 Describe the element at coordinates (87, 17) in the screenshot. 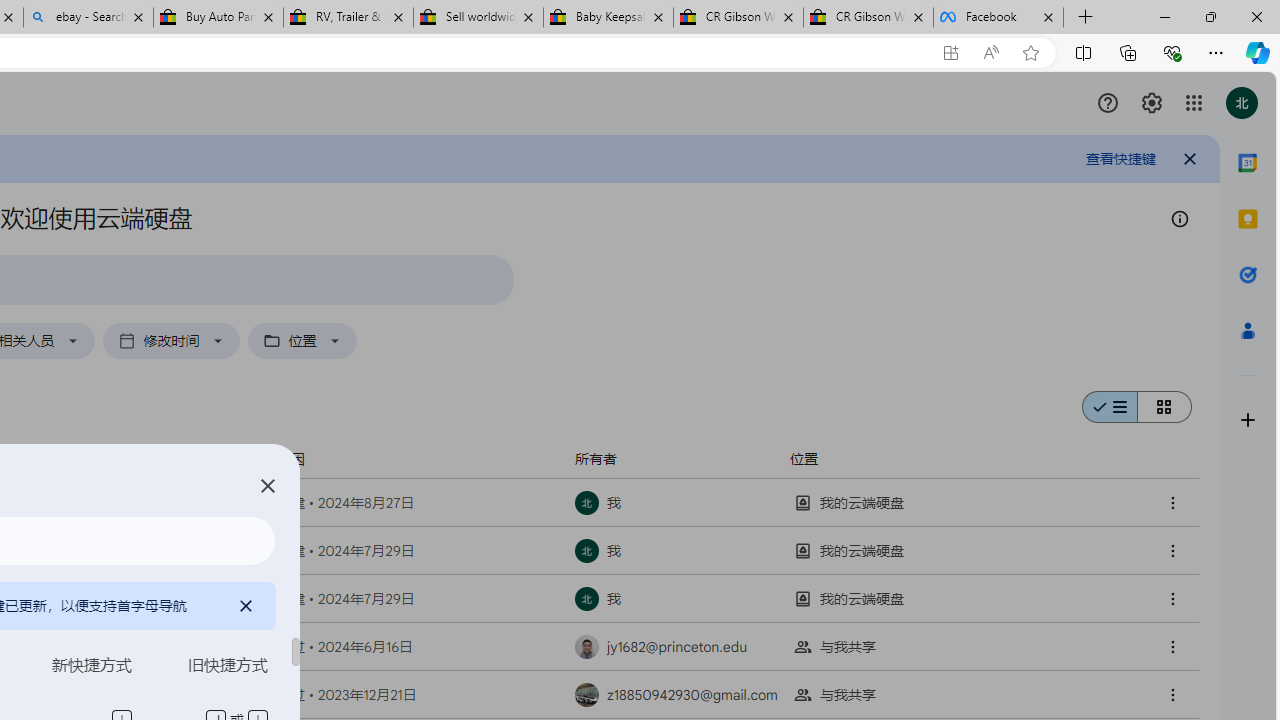

I see `'ebay - Search'` at that location.